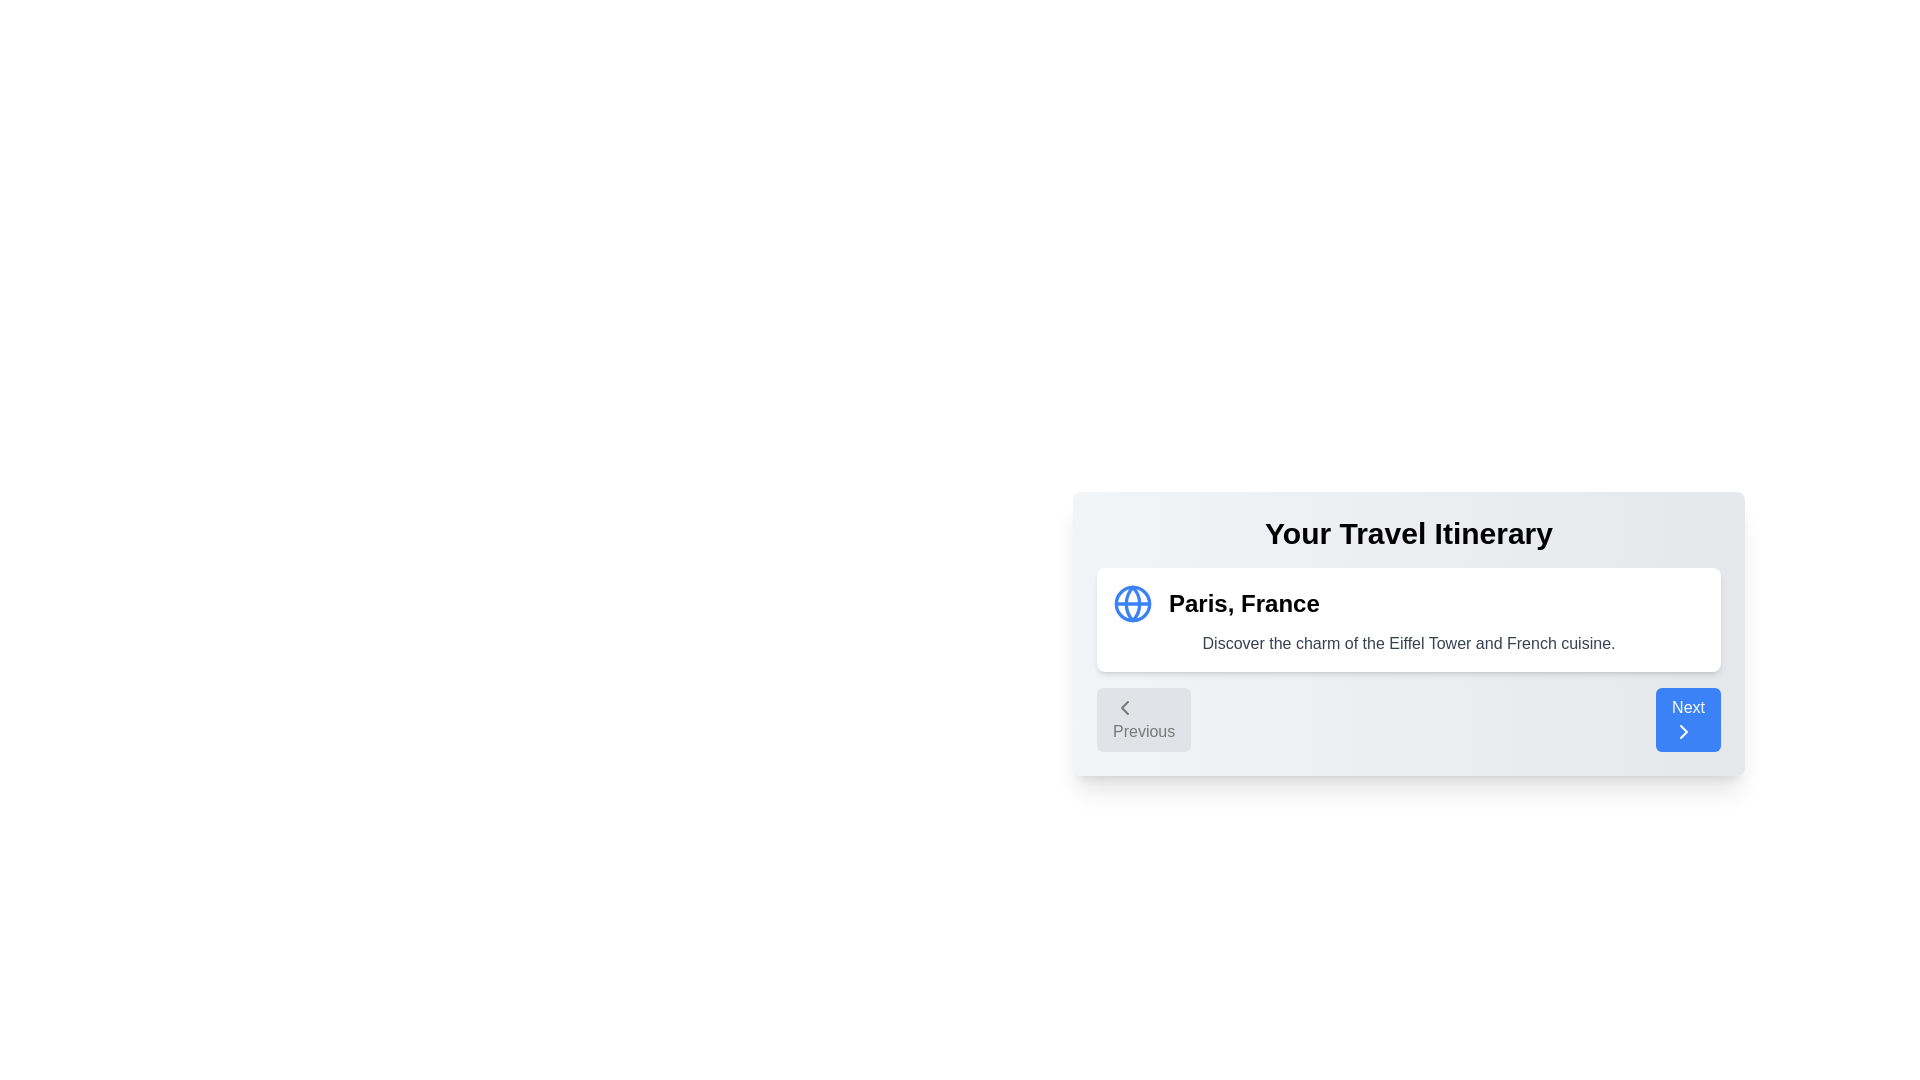  What do you see at coordinates (1683, 732) in the screenshot?
I see `the right-pointing chevron icon inside the blue 'Next' button located at the bottom-right corner of the interface` at bounding box center [1683, 732].